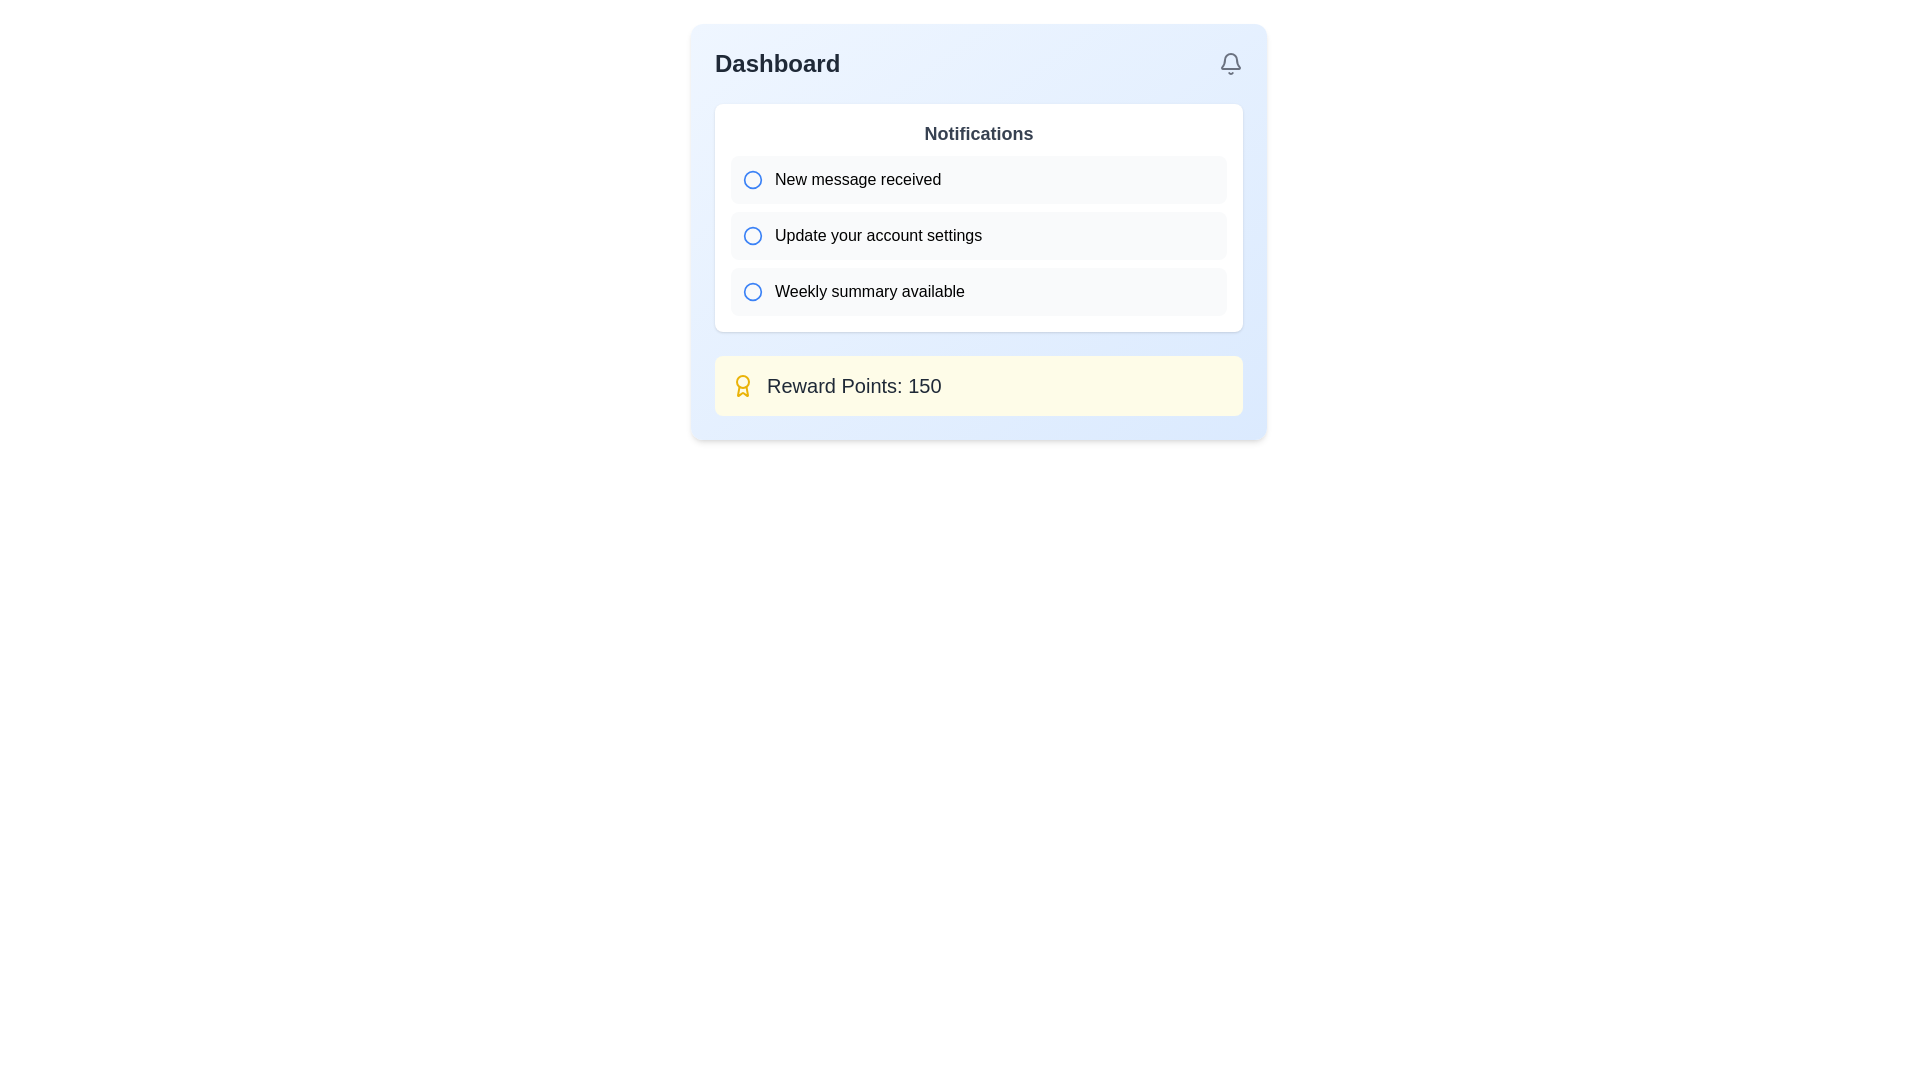 Image resolution: width=1920 pixels, height=1080 pixels. I want to click on the second notification entry in the 'Notifications' section of the main dashboard, so click(979, 234).